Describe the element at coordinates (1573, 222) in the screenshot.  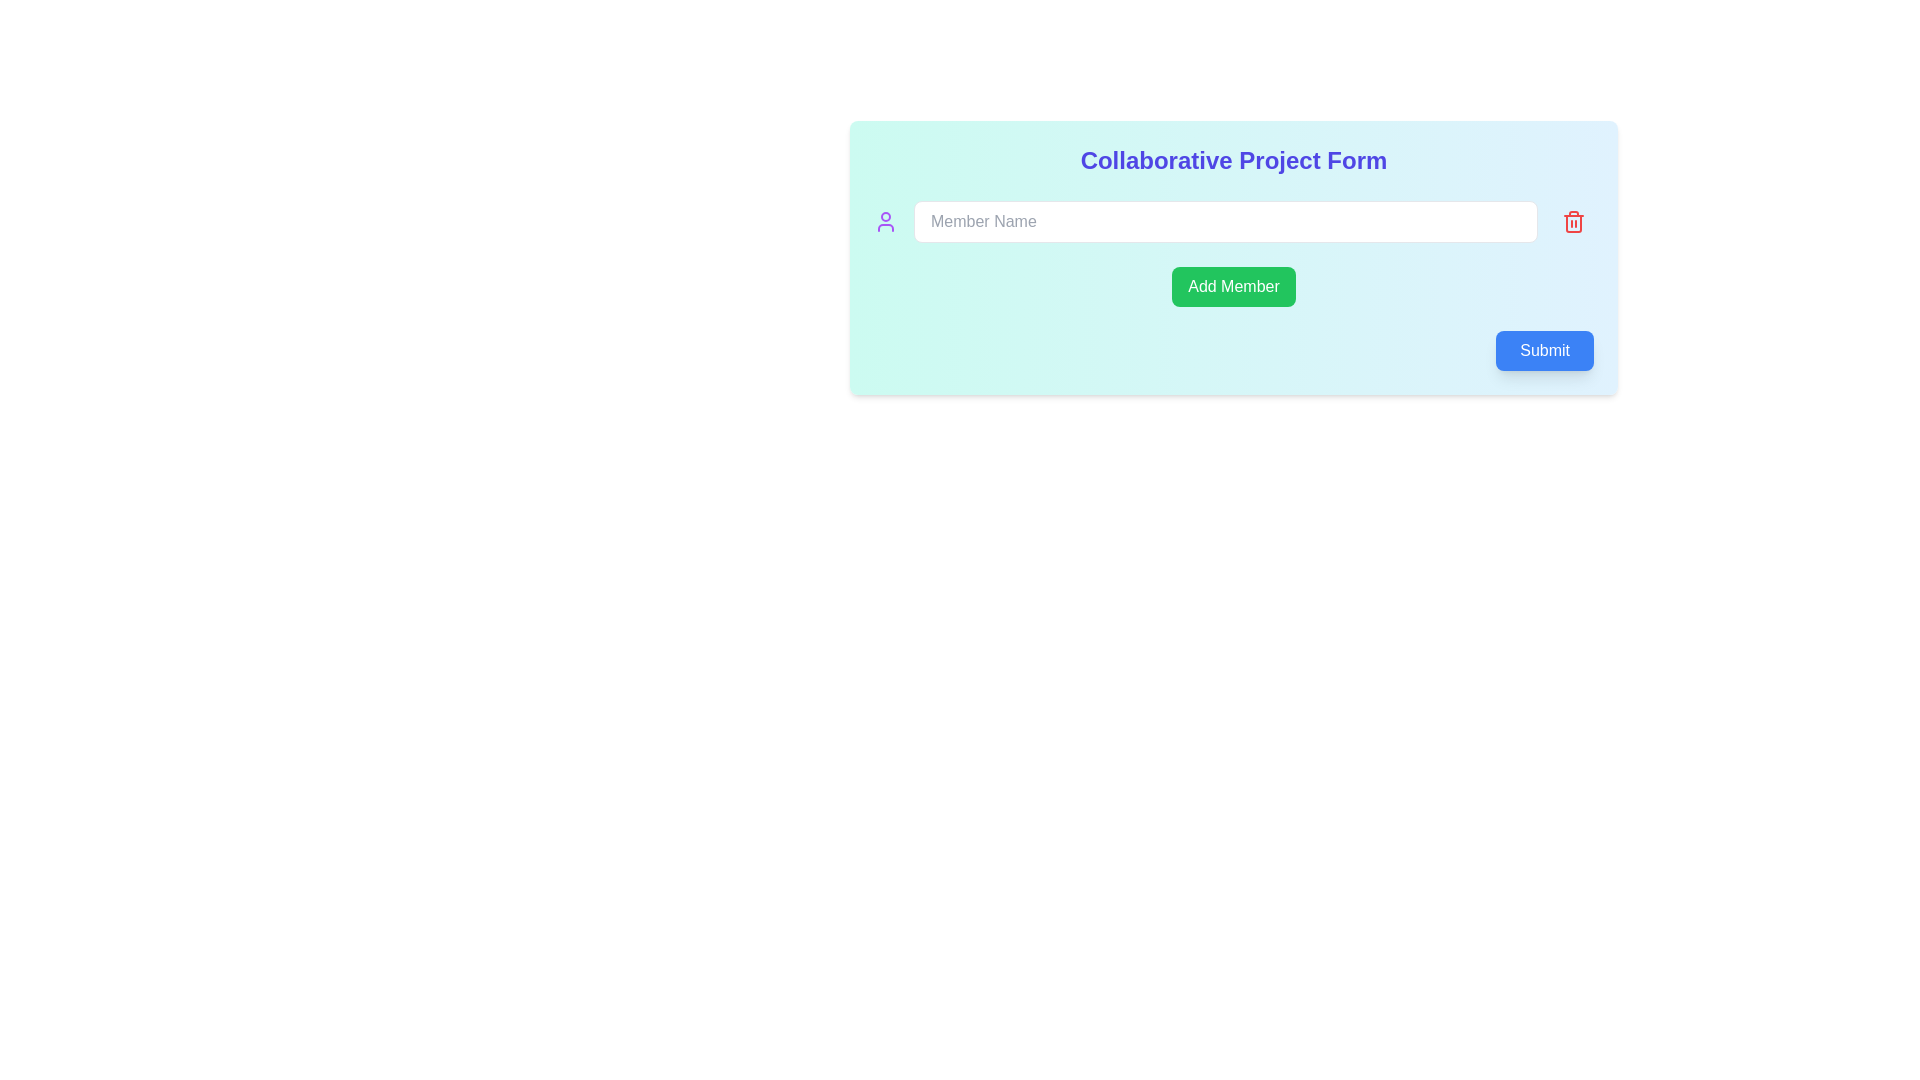
I see `the red trash bin icon located to the right of the 'Member Name' input field in the 'Collaborative Project Form'` at that location.